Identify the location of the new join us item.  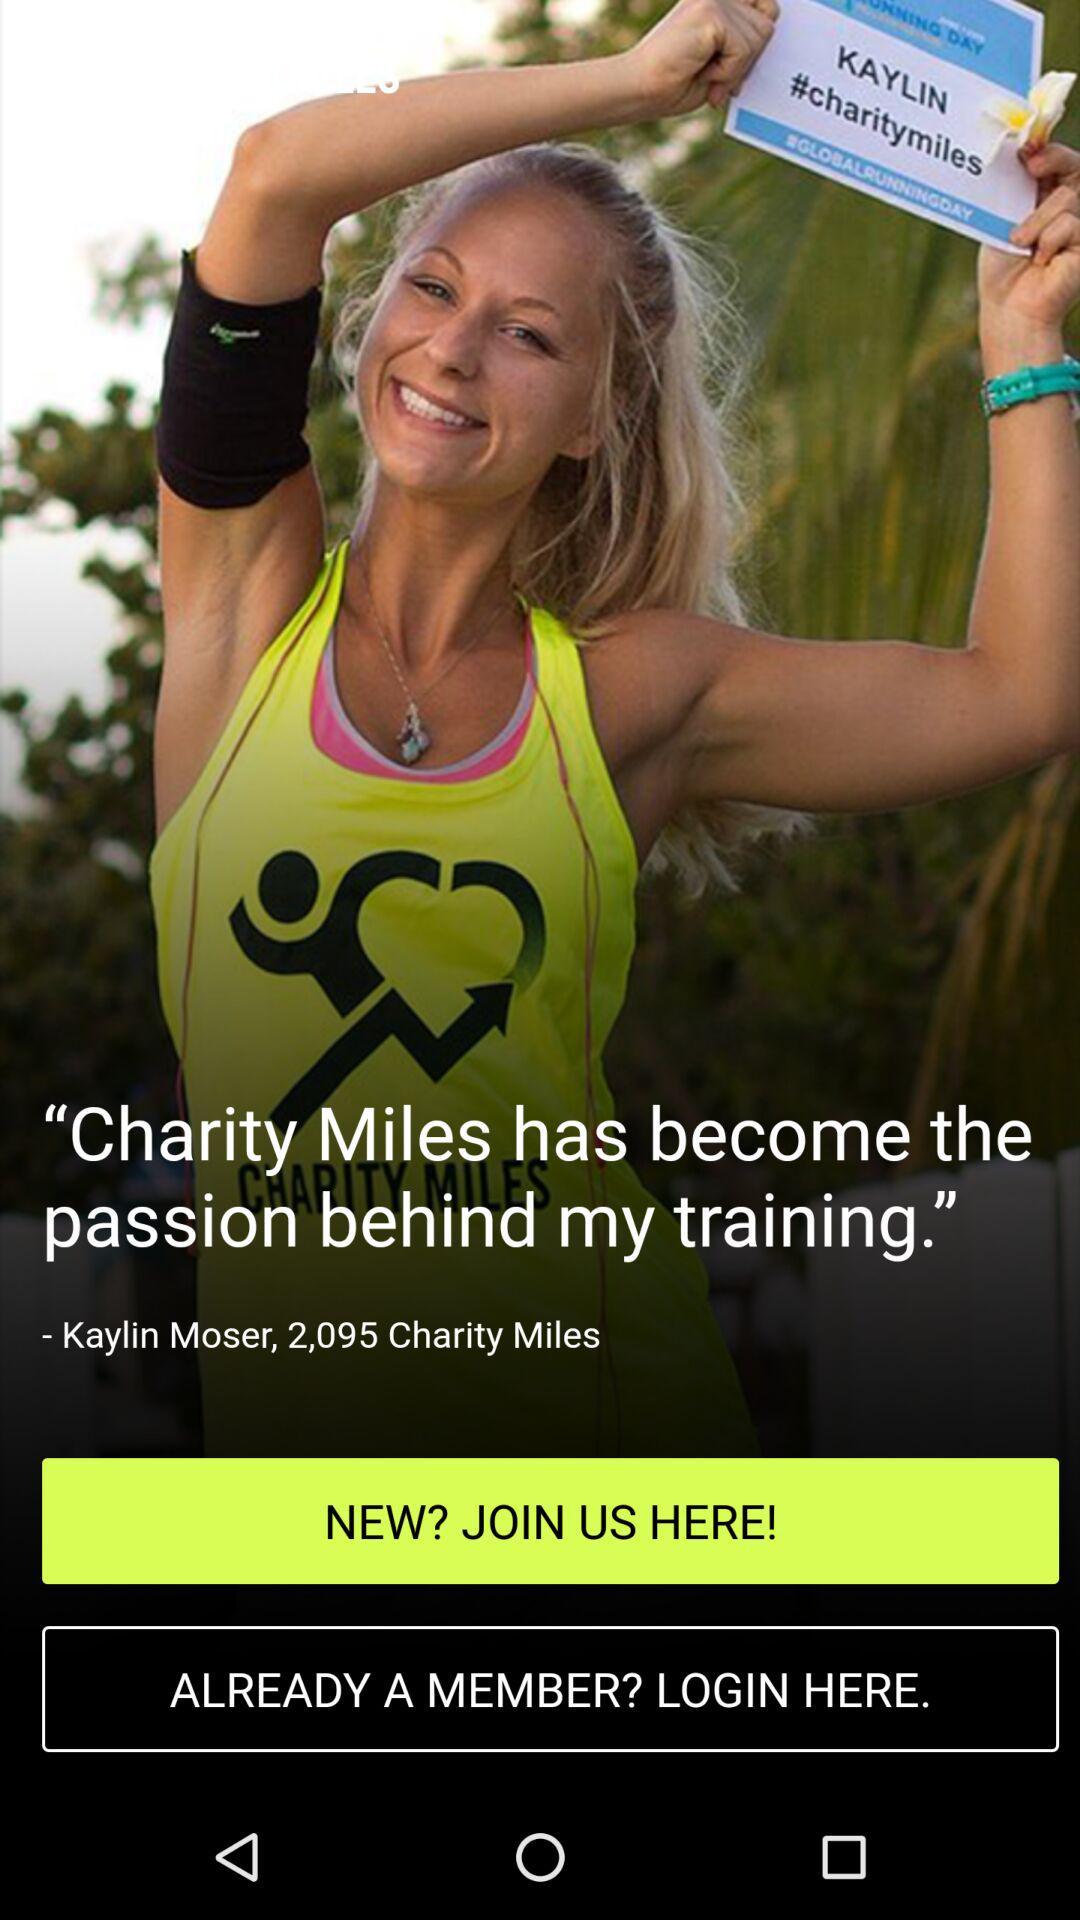
(550, 1520).